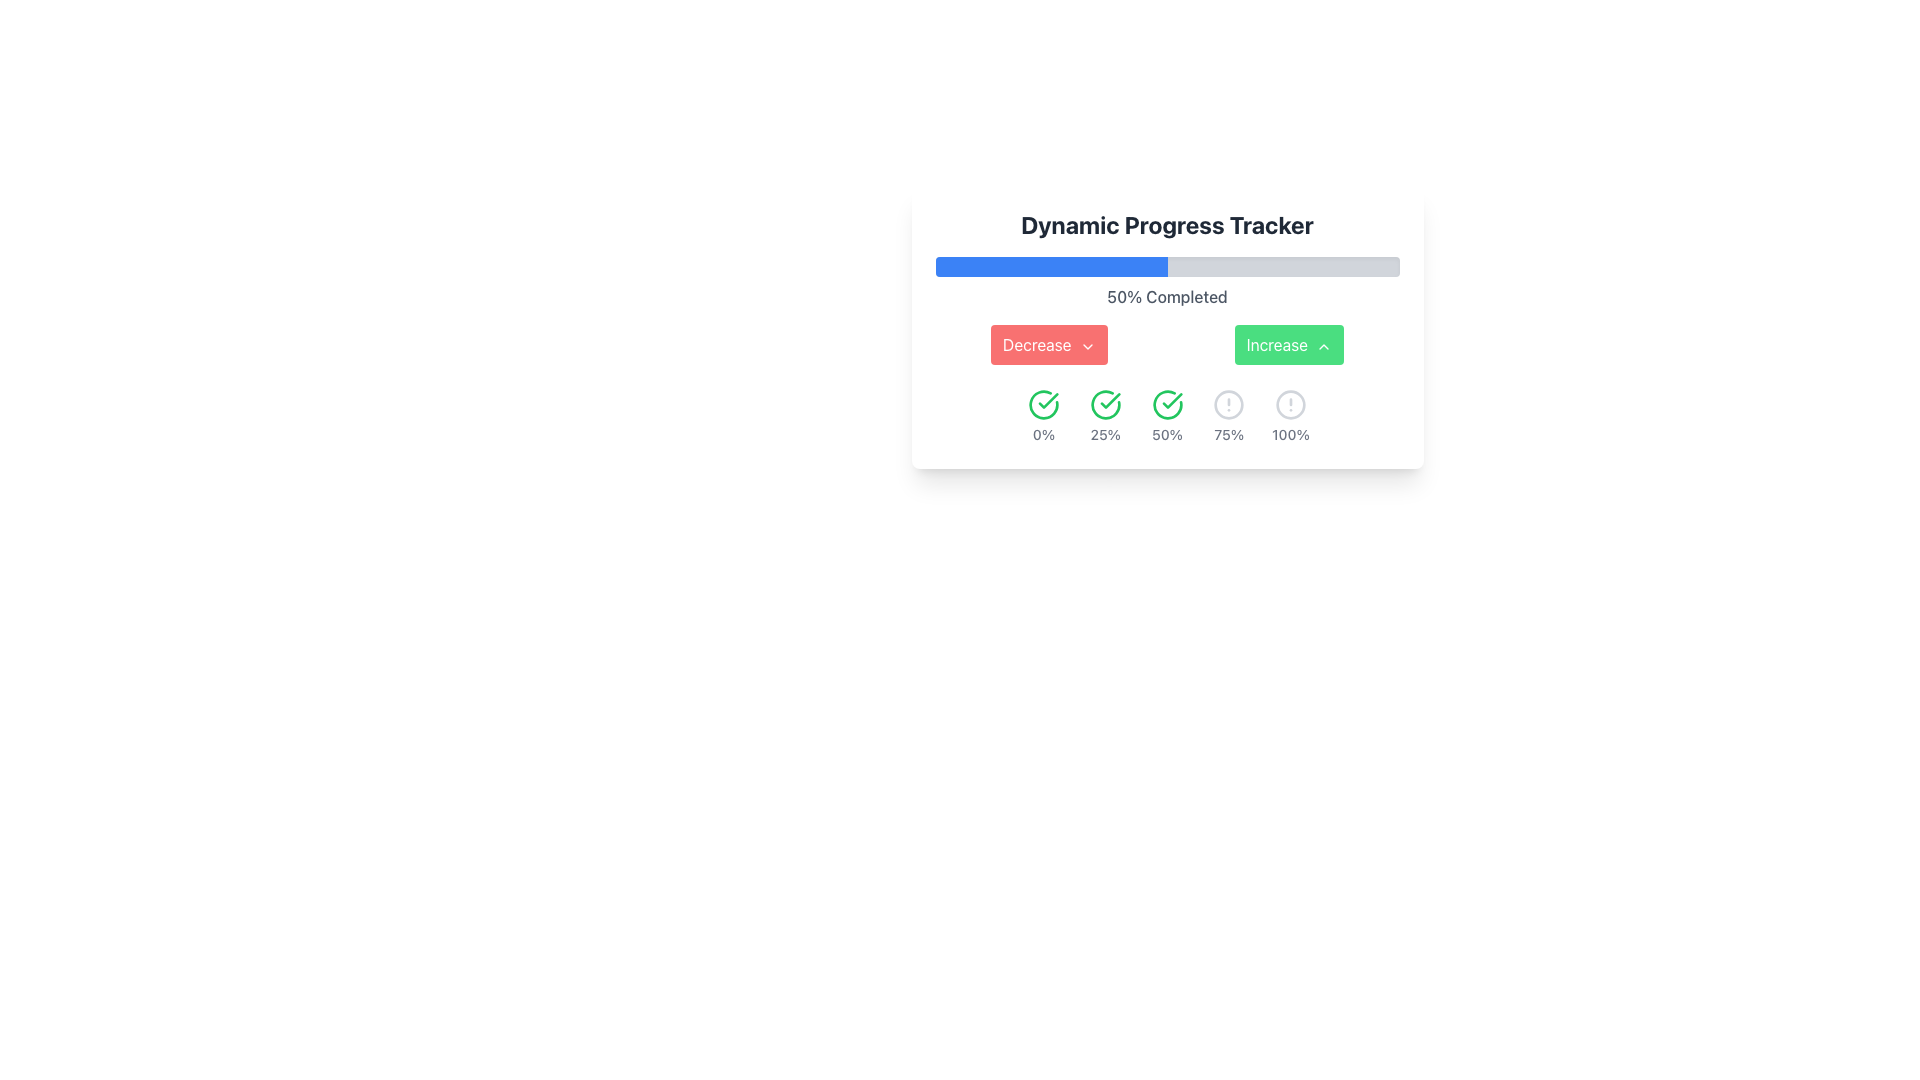 The width and height of the screenshot is (1920, 1080). I want to click on the circular alert symbol icon that is gray in color and located next to the '100%' text, positioned below the 'Dynamic Progress Tracker', so click(1291, 405).